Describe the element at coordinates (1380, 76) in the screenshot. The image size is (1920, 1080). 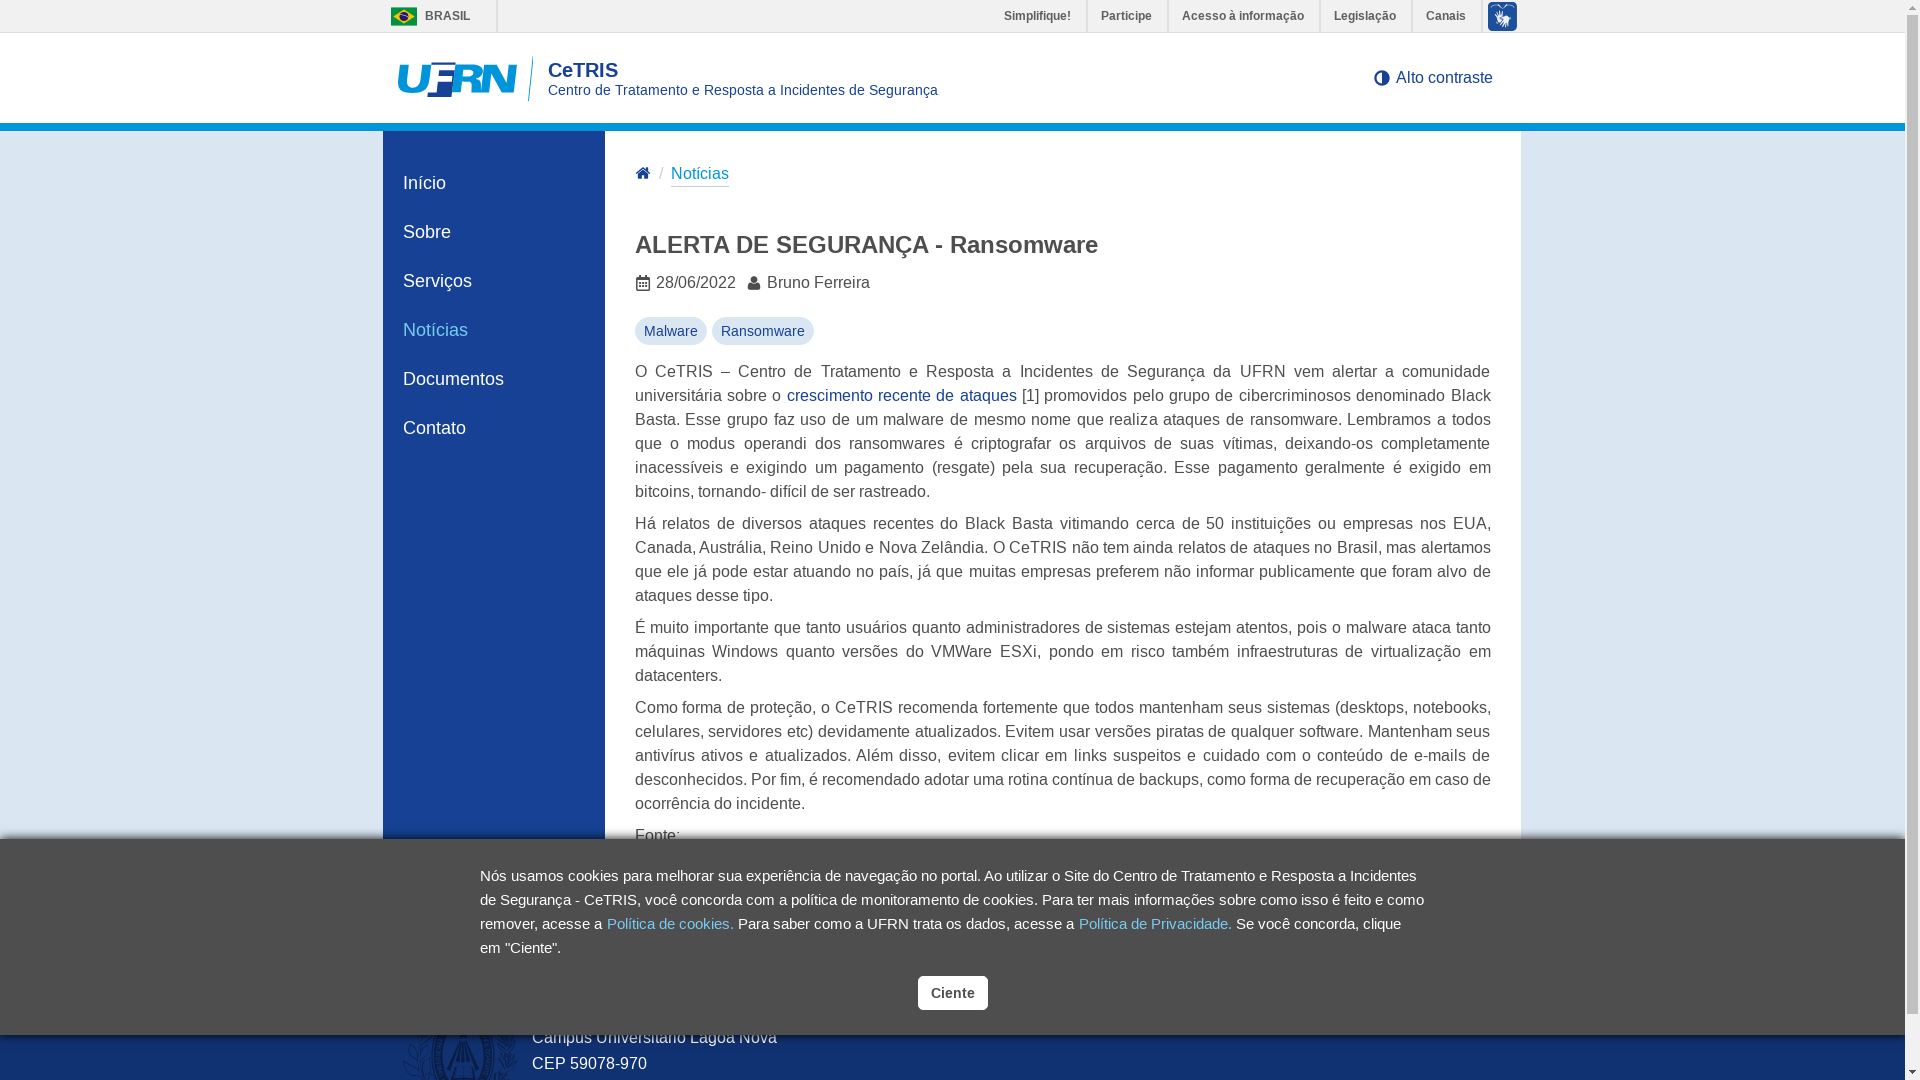
I see `'Alterar para o modo de contraste'` at that location.